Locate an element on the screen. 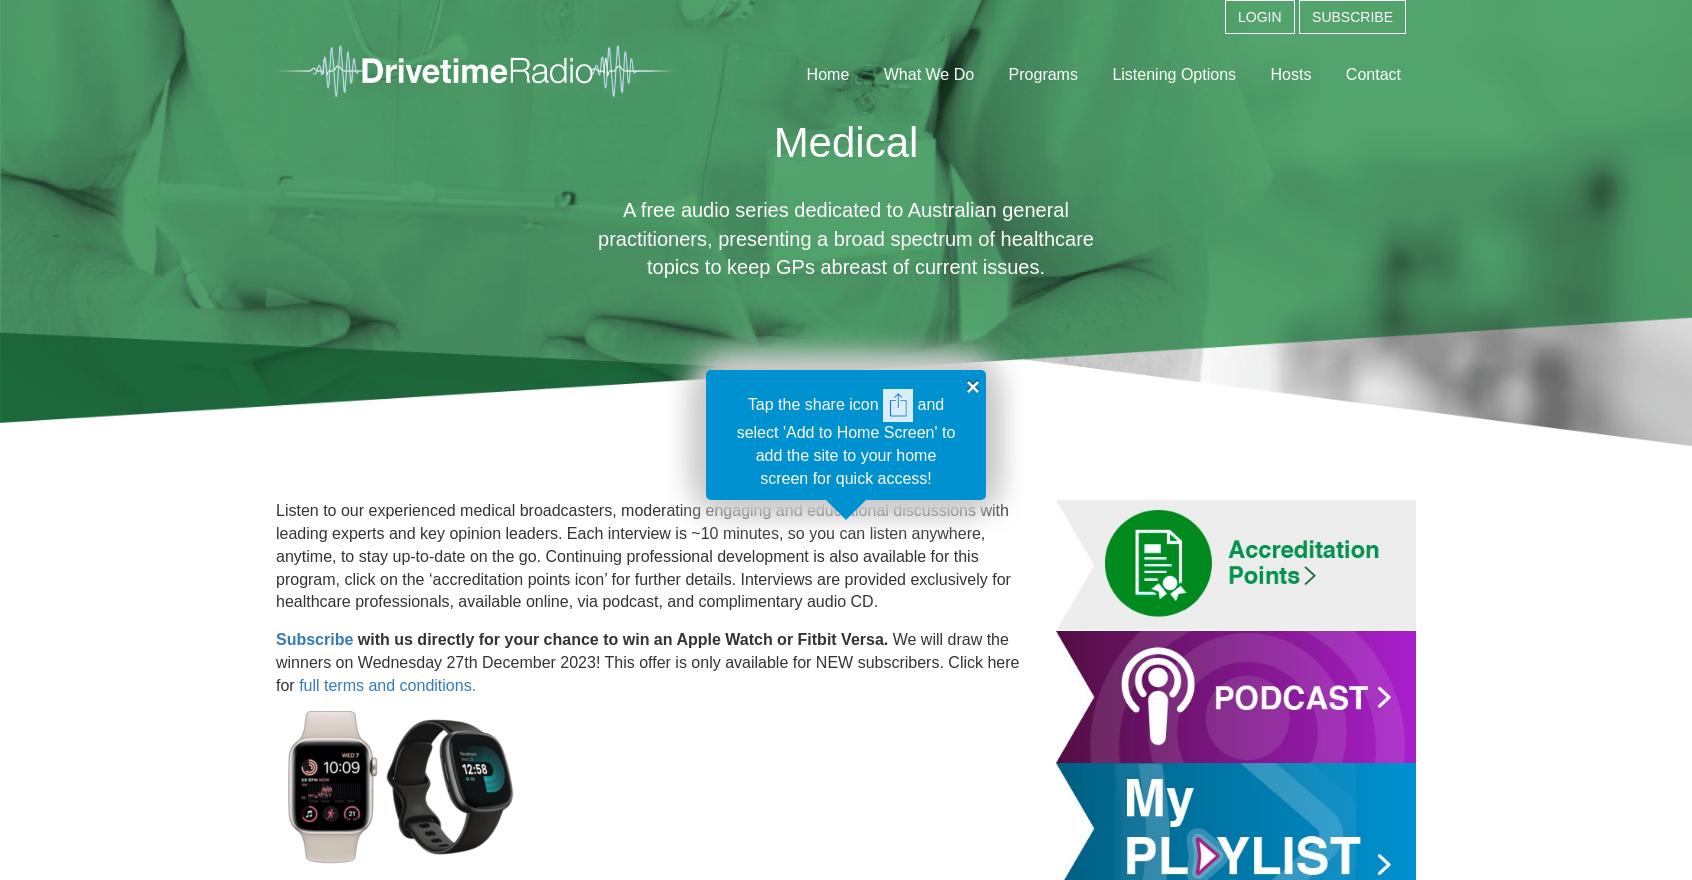 Image resolution: width=1692 pixels, height=880 pixels. 'What We Do' is located at coordinates (928, 73).